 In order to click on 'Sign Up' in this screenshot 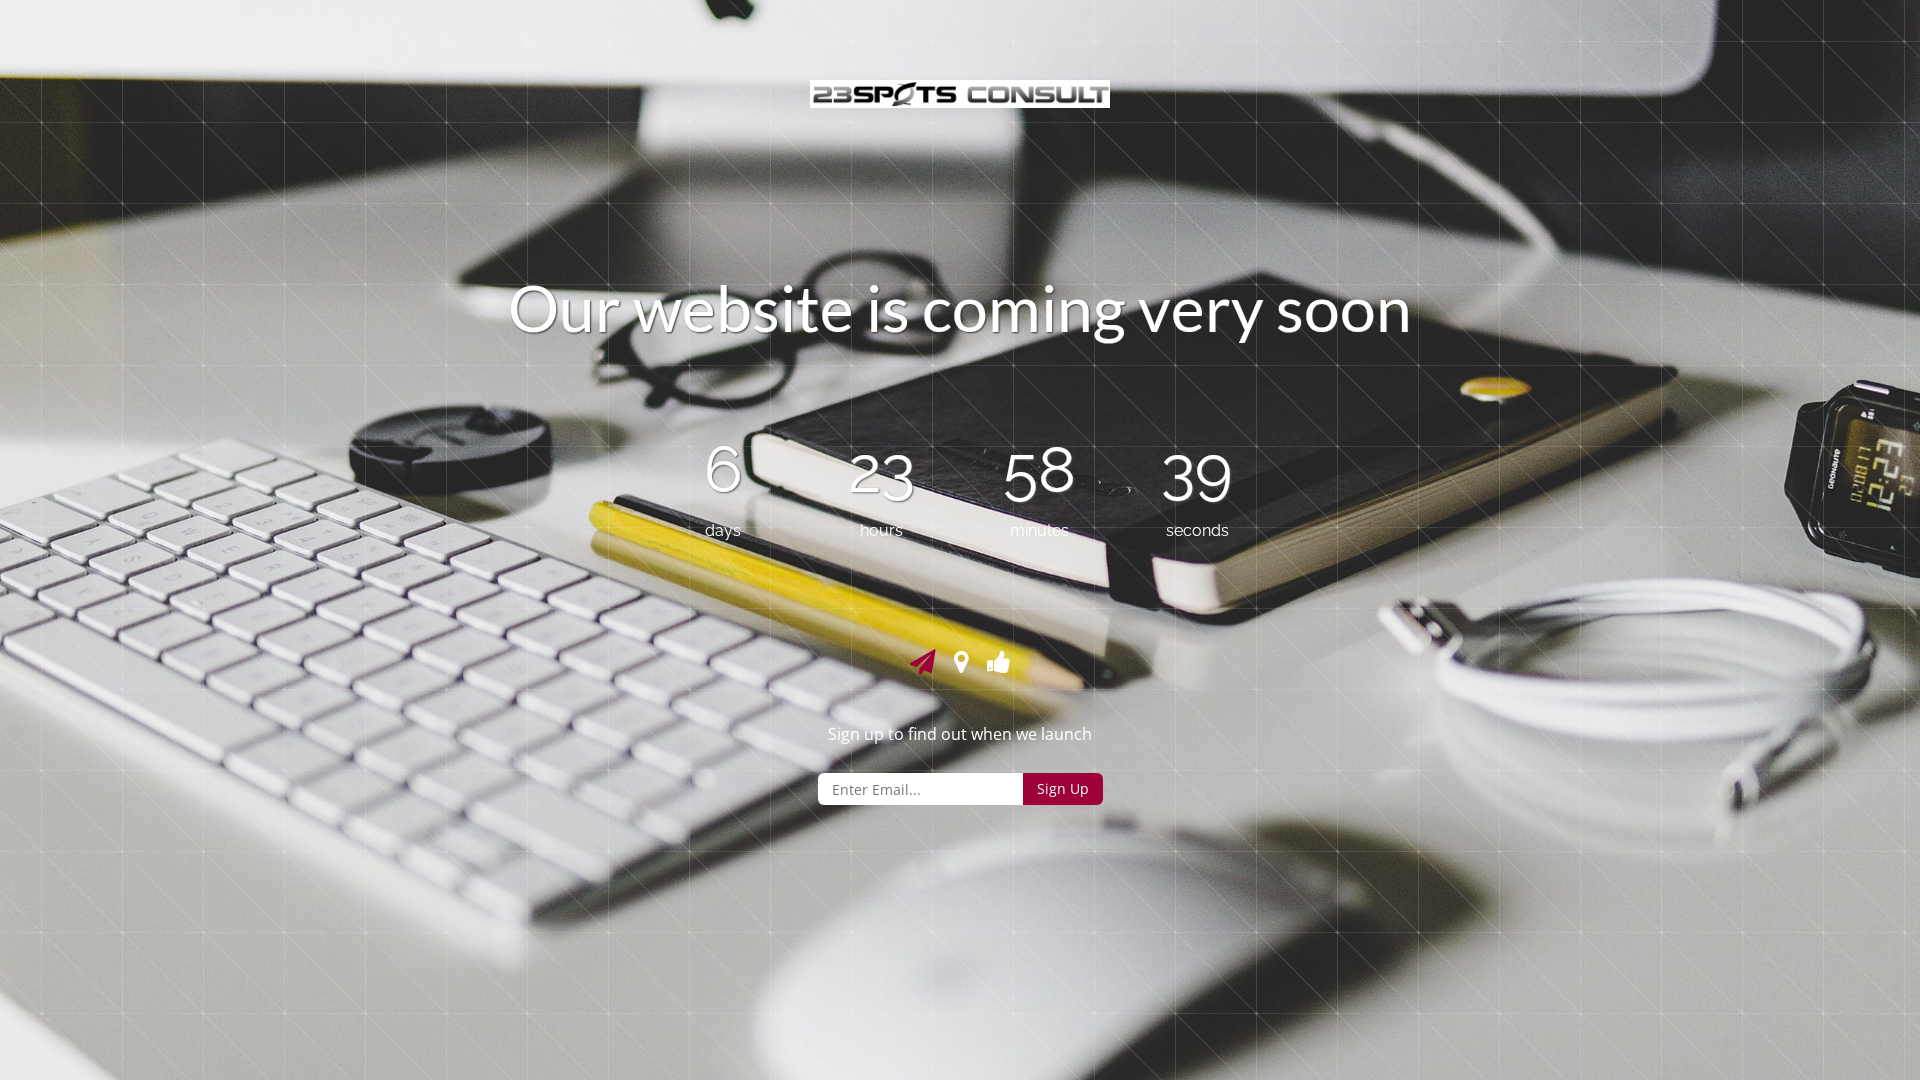, I will do `click(1060, 788)`.